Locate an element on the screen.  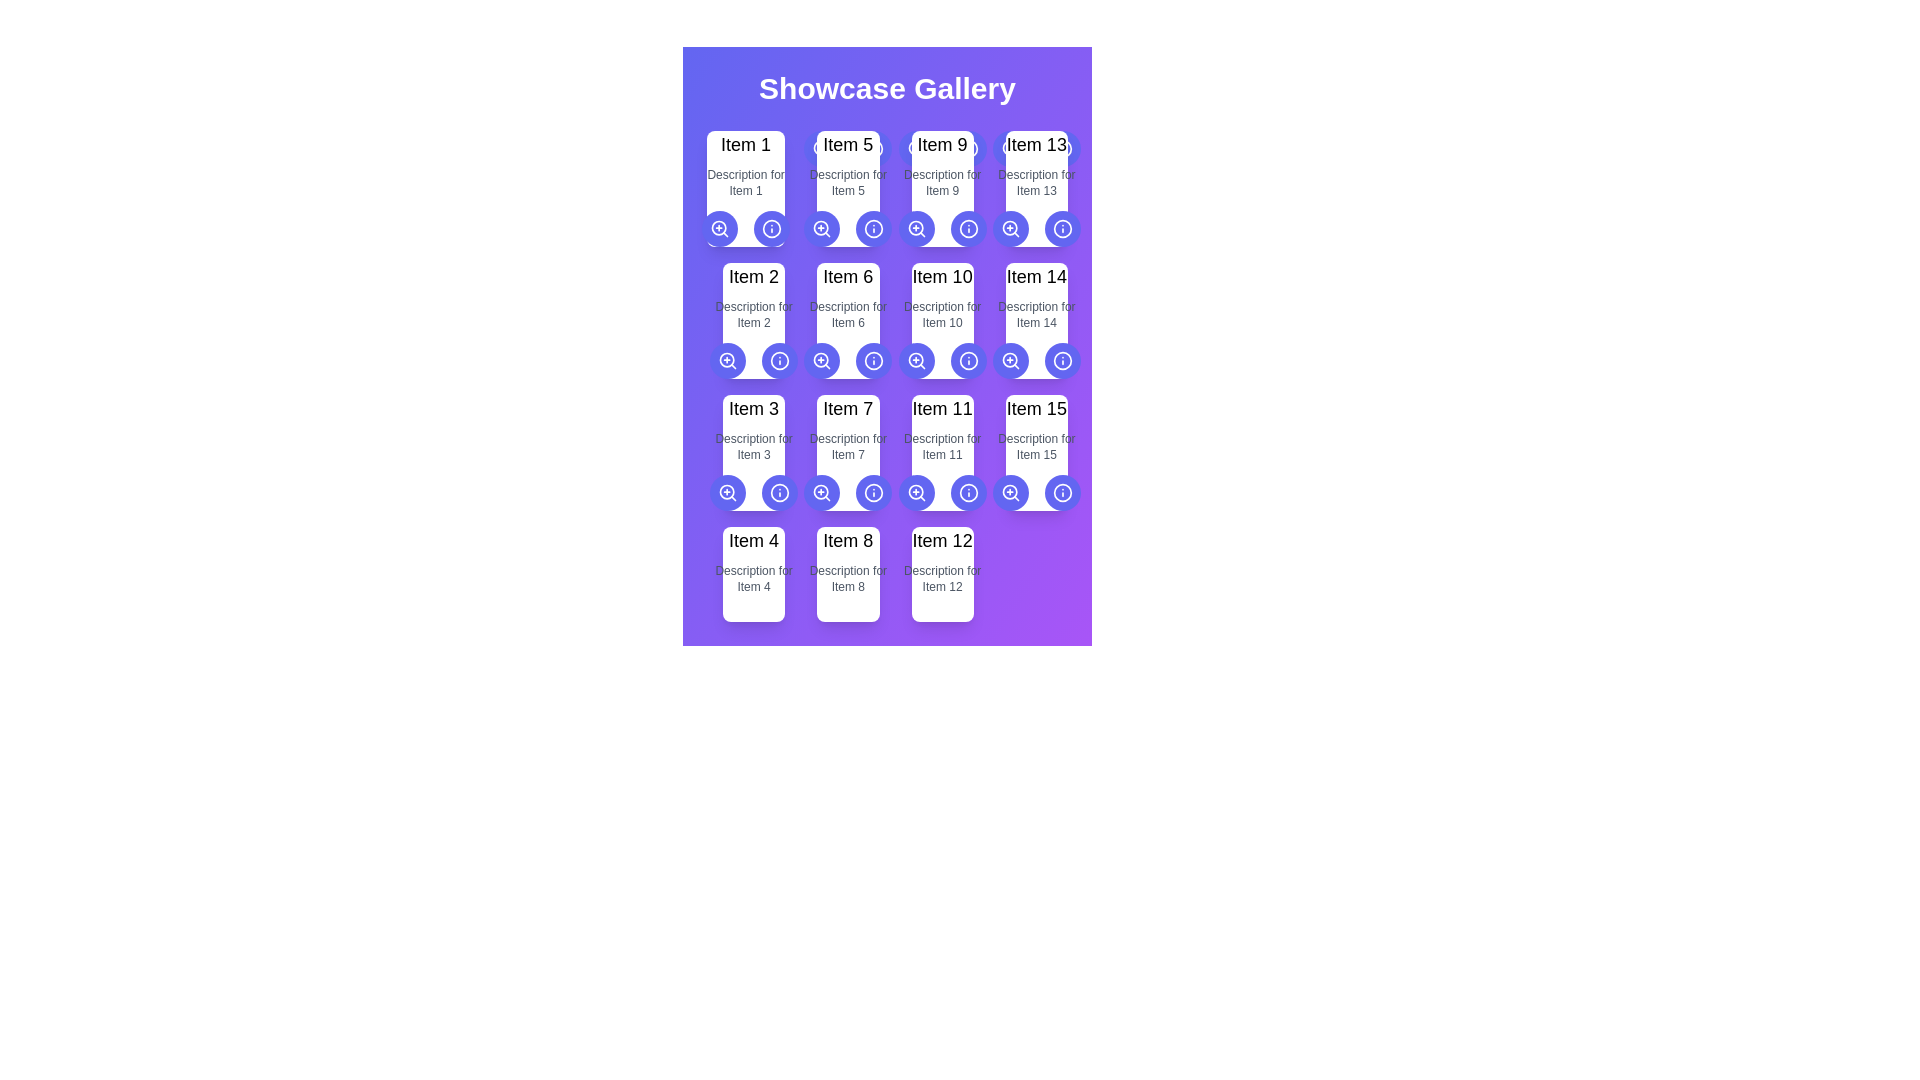
the magnifying glass action button on the card titled 'Item 14' to zoom in is located at coordinates (1036, 319).